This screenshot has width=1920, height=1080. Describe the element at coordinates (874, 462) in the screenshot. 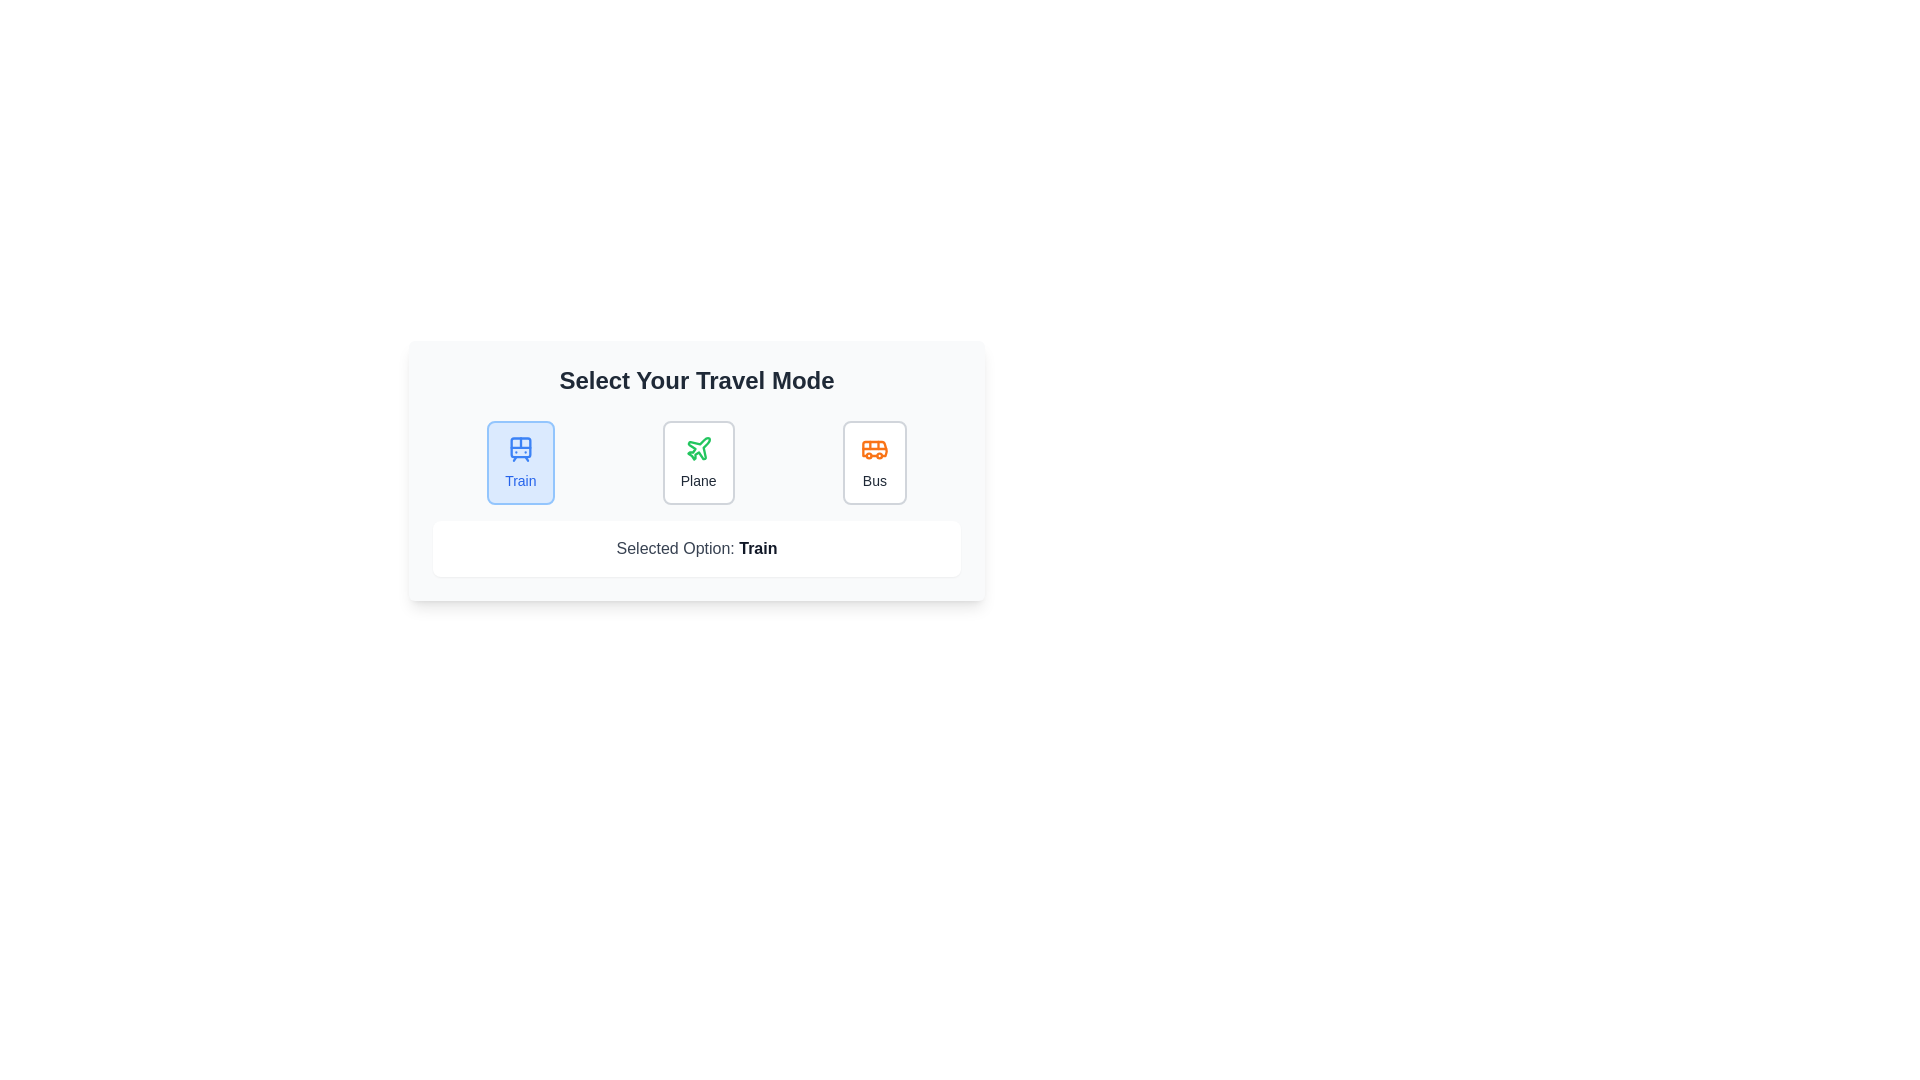

I see `the rectangular button with a bus icon in orange and the word 'Bus' in black` at that location.